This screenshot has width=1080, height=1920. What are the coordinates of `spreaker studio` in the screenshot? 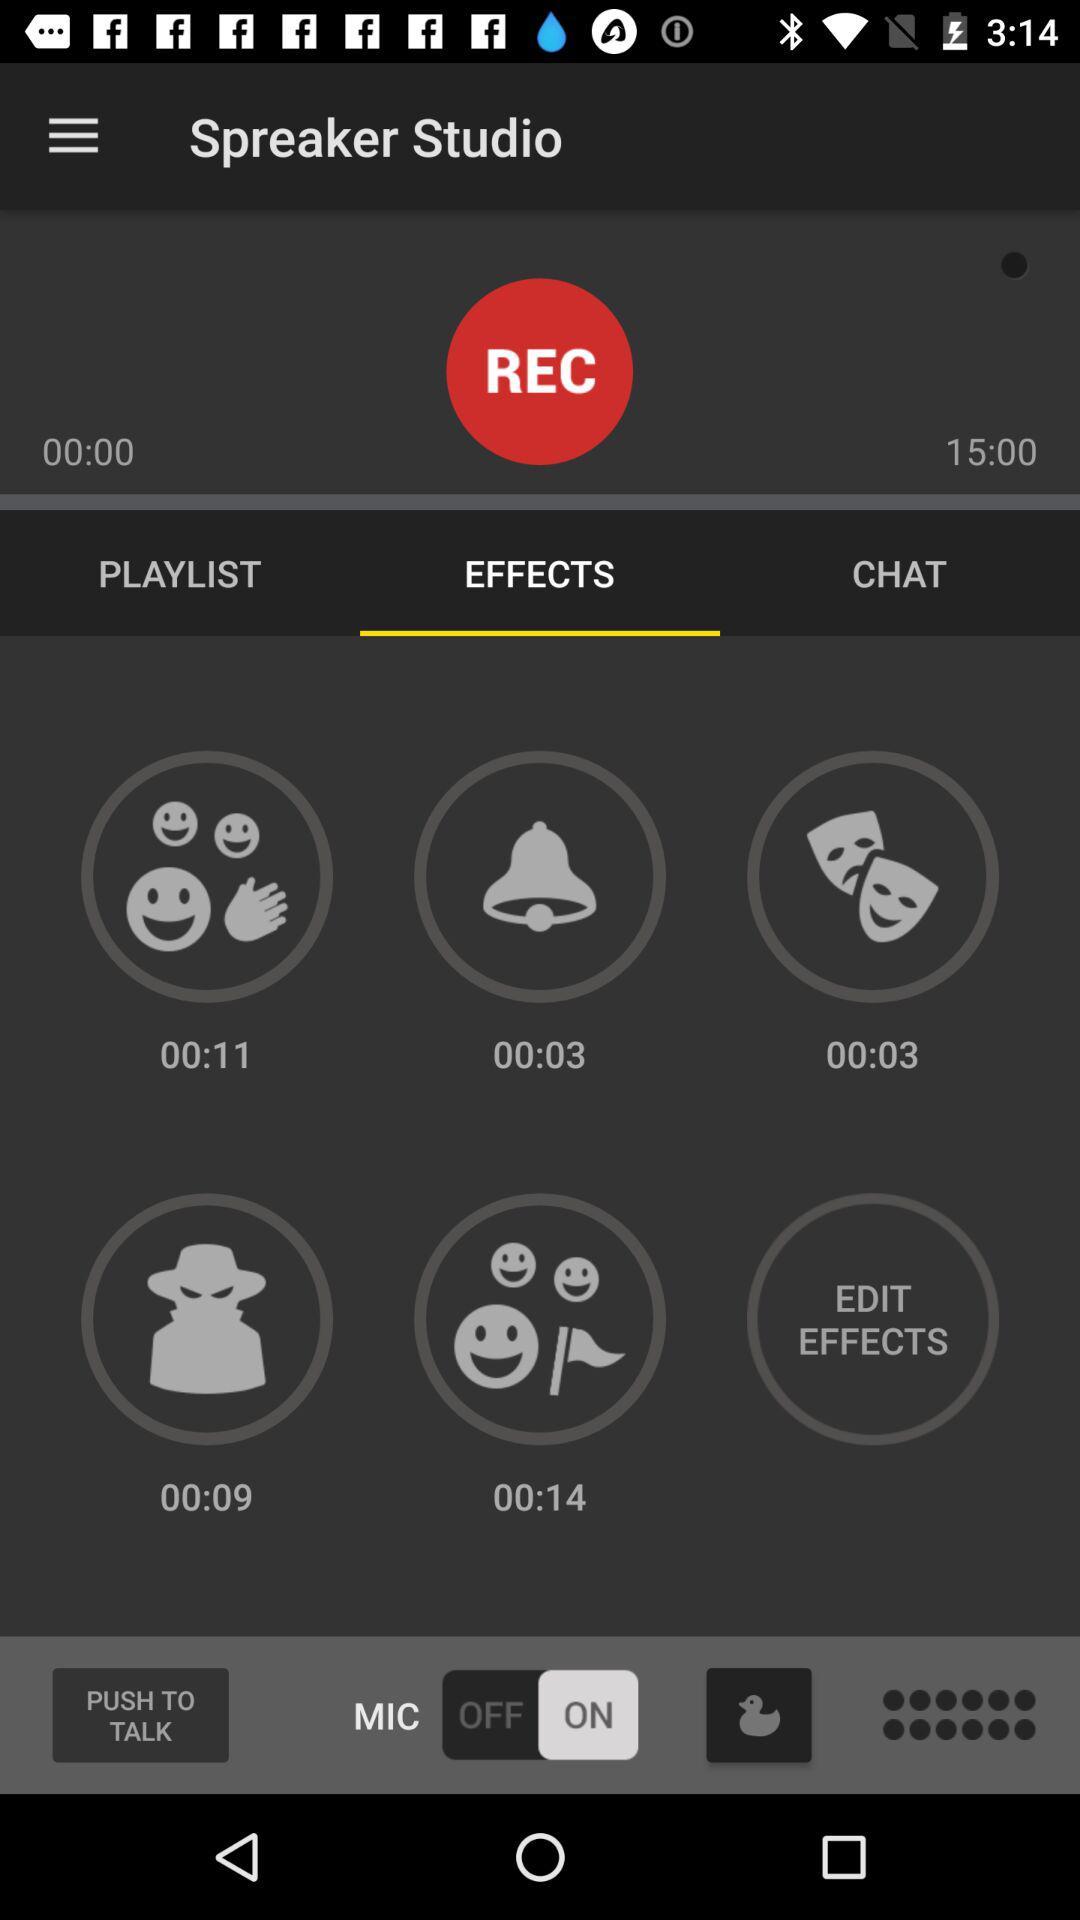 It's located at (540, 1319).